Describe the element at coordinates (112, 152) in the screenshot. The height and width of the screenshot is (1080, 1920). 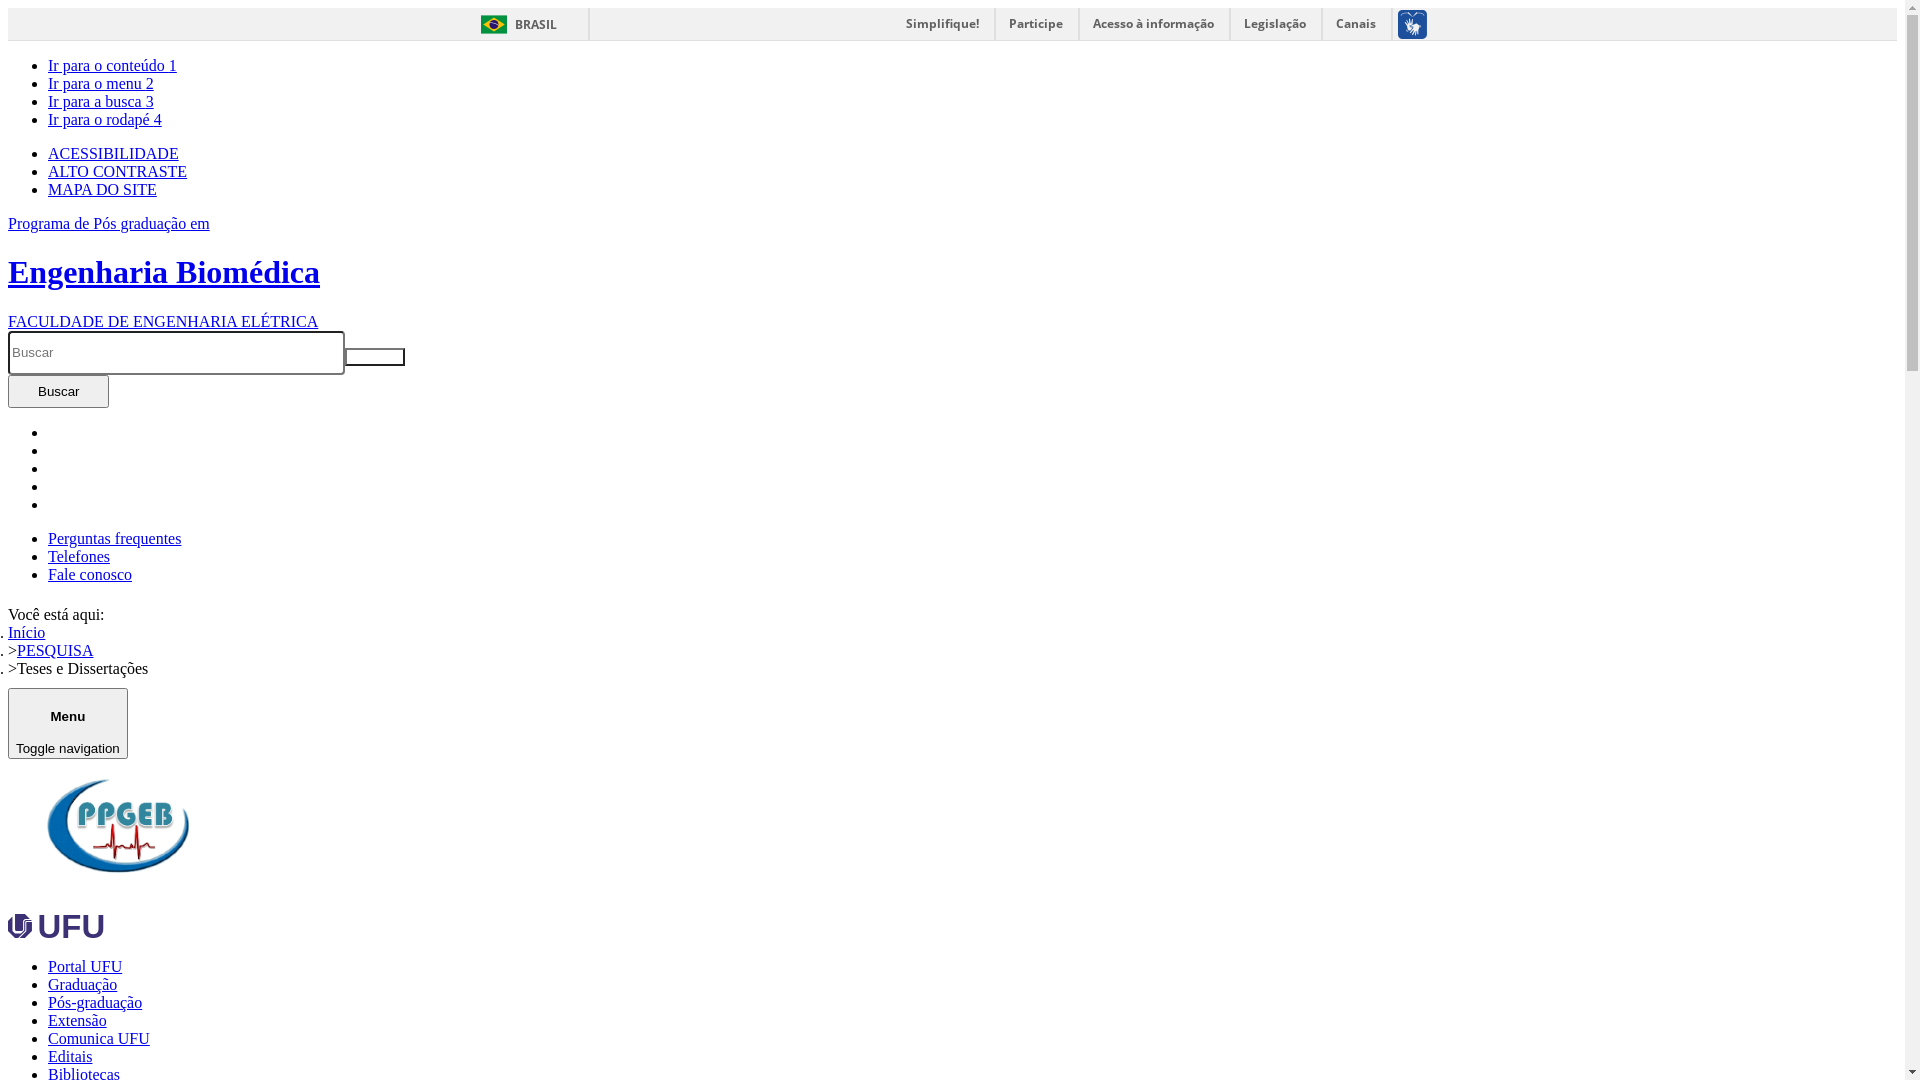
I see `'ACESSIBILIDADE'` at that location.